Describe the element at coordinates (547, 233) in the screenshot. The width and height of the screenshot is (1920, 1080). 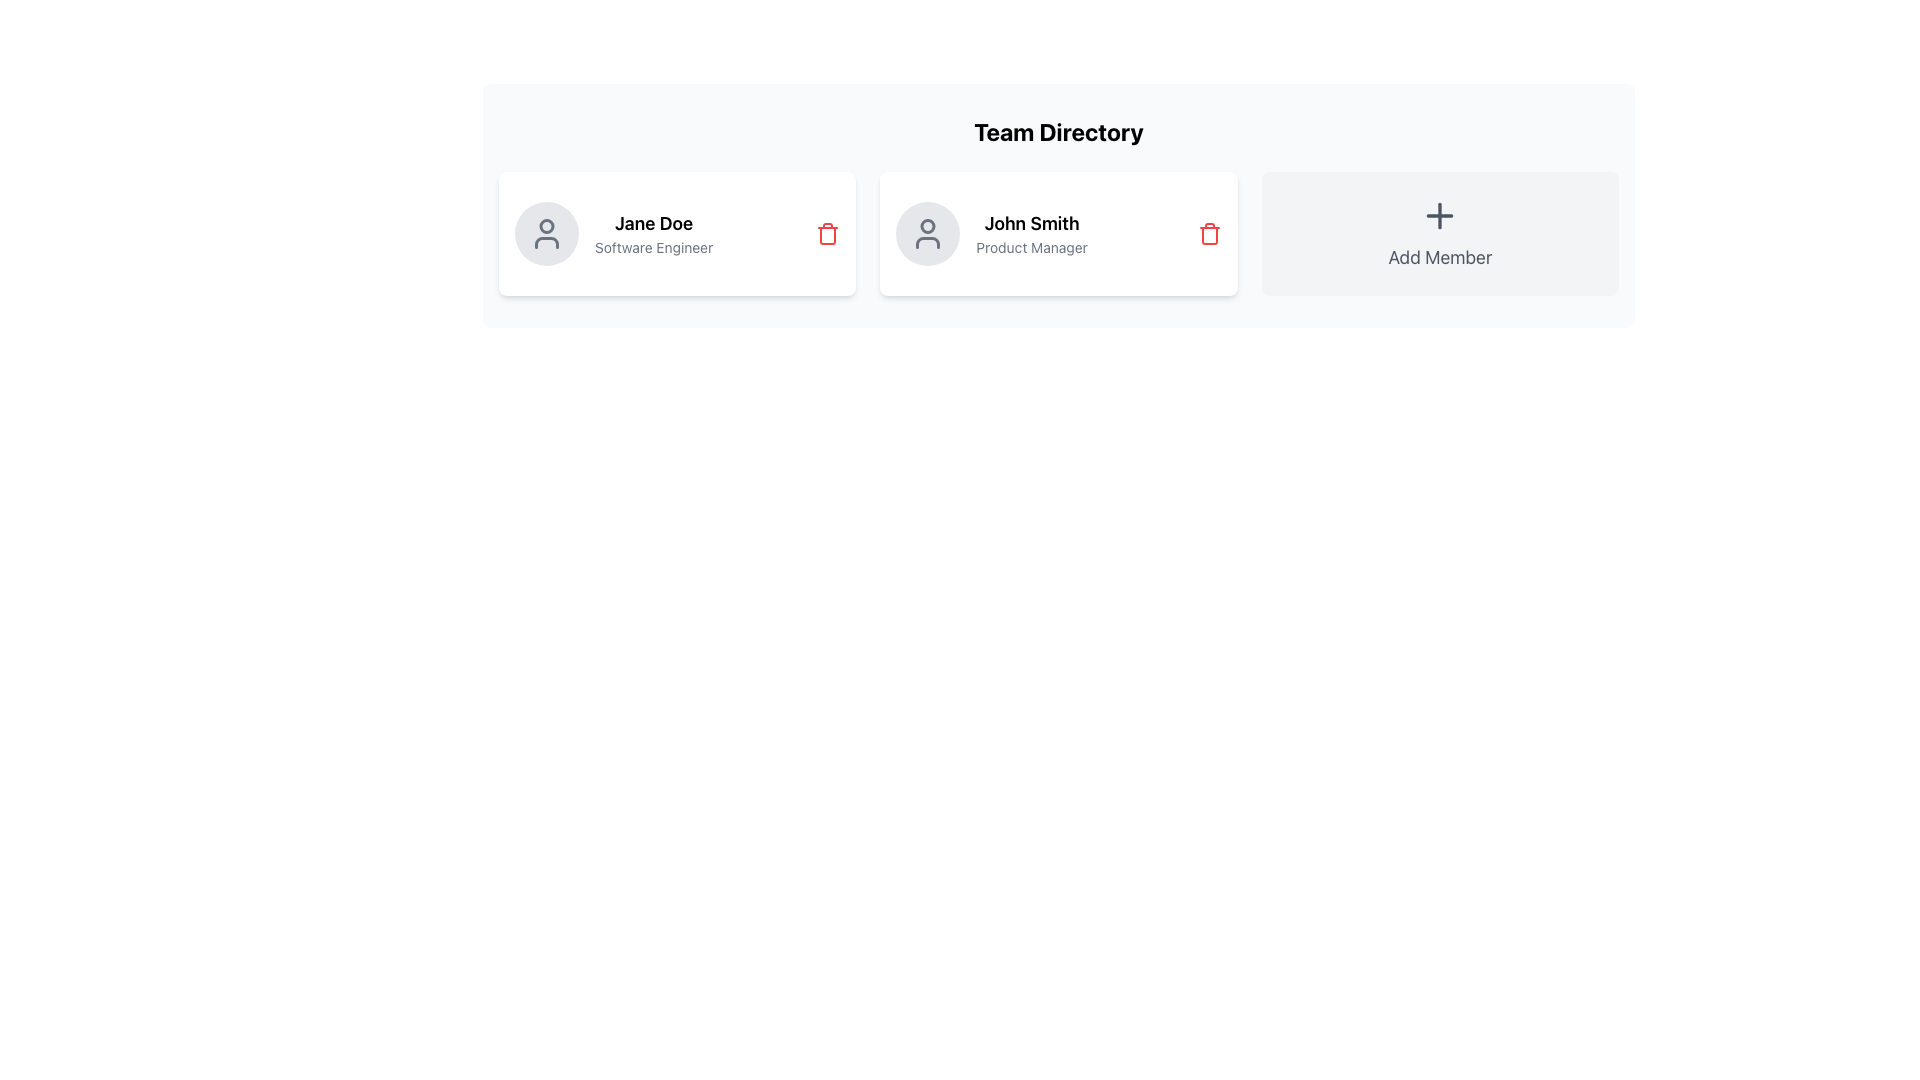
I see `the profile icon representing 'Jane Doe, Software Engineer' in the team directory, which is a circular avatar graphic with a gray outline on a light background` at that location.